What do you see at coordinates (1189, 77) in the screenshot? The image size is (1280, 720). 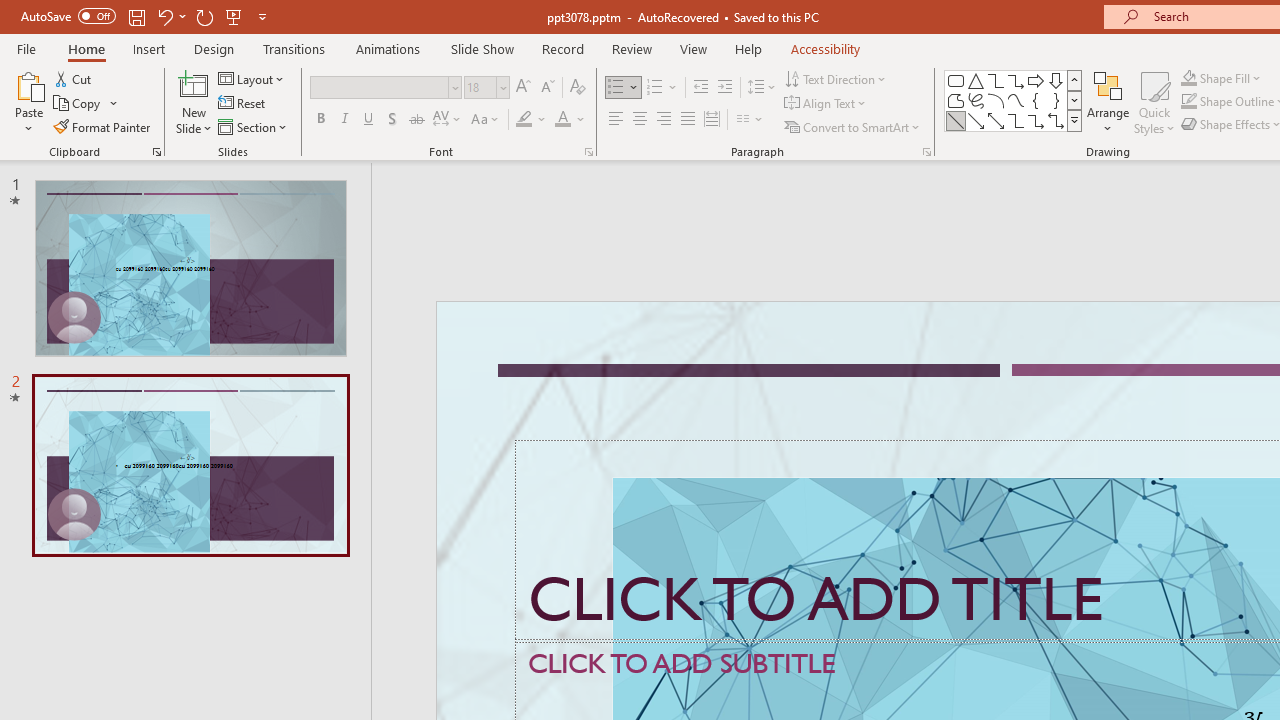 I see `'Shape Fill Dark Green, Accent 2'` at bounding box center [1189, 77].